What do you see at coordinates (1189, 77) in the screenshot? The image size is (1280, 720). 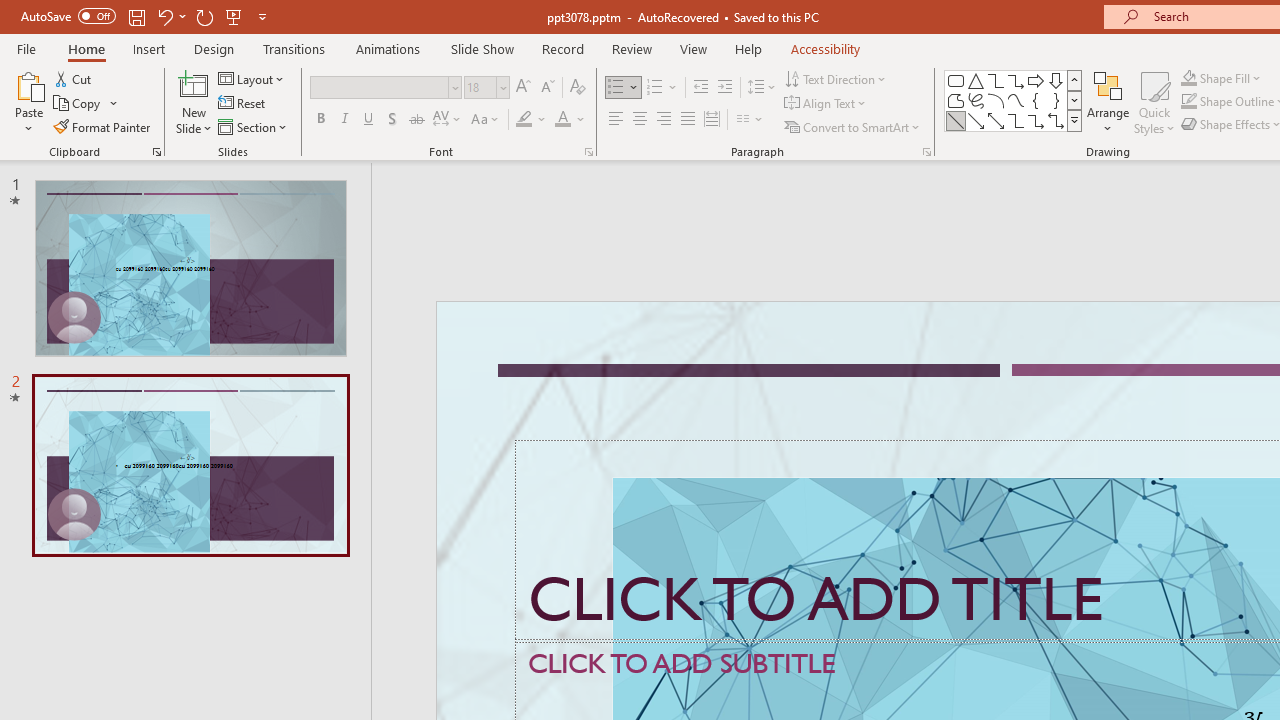 I see `'Shape Fill Dark Green, Accent 2'` at bounding box center [1189, 77].